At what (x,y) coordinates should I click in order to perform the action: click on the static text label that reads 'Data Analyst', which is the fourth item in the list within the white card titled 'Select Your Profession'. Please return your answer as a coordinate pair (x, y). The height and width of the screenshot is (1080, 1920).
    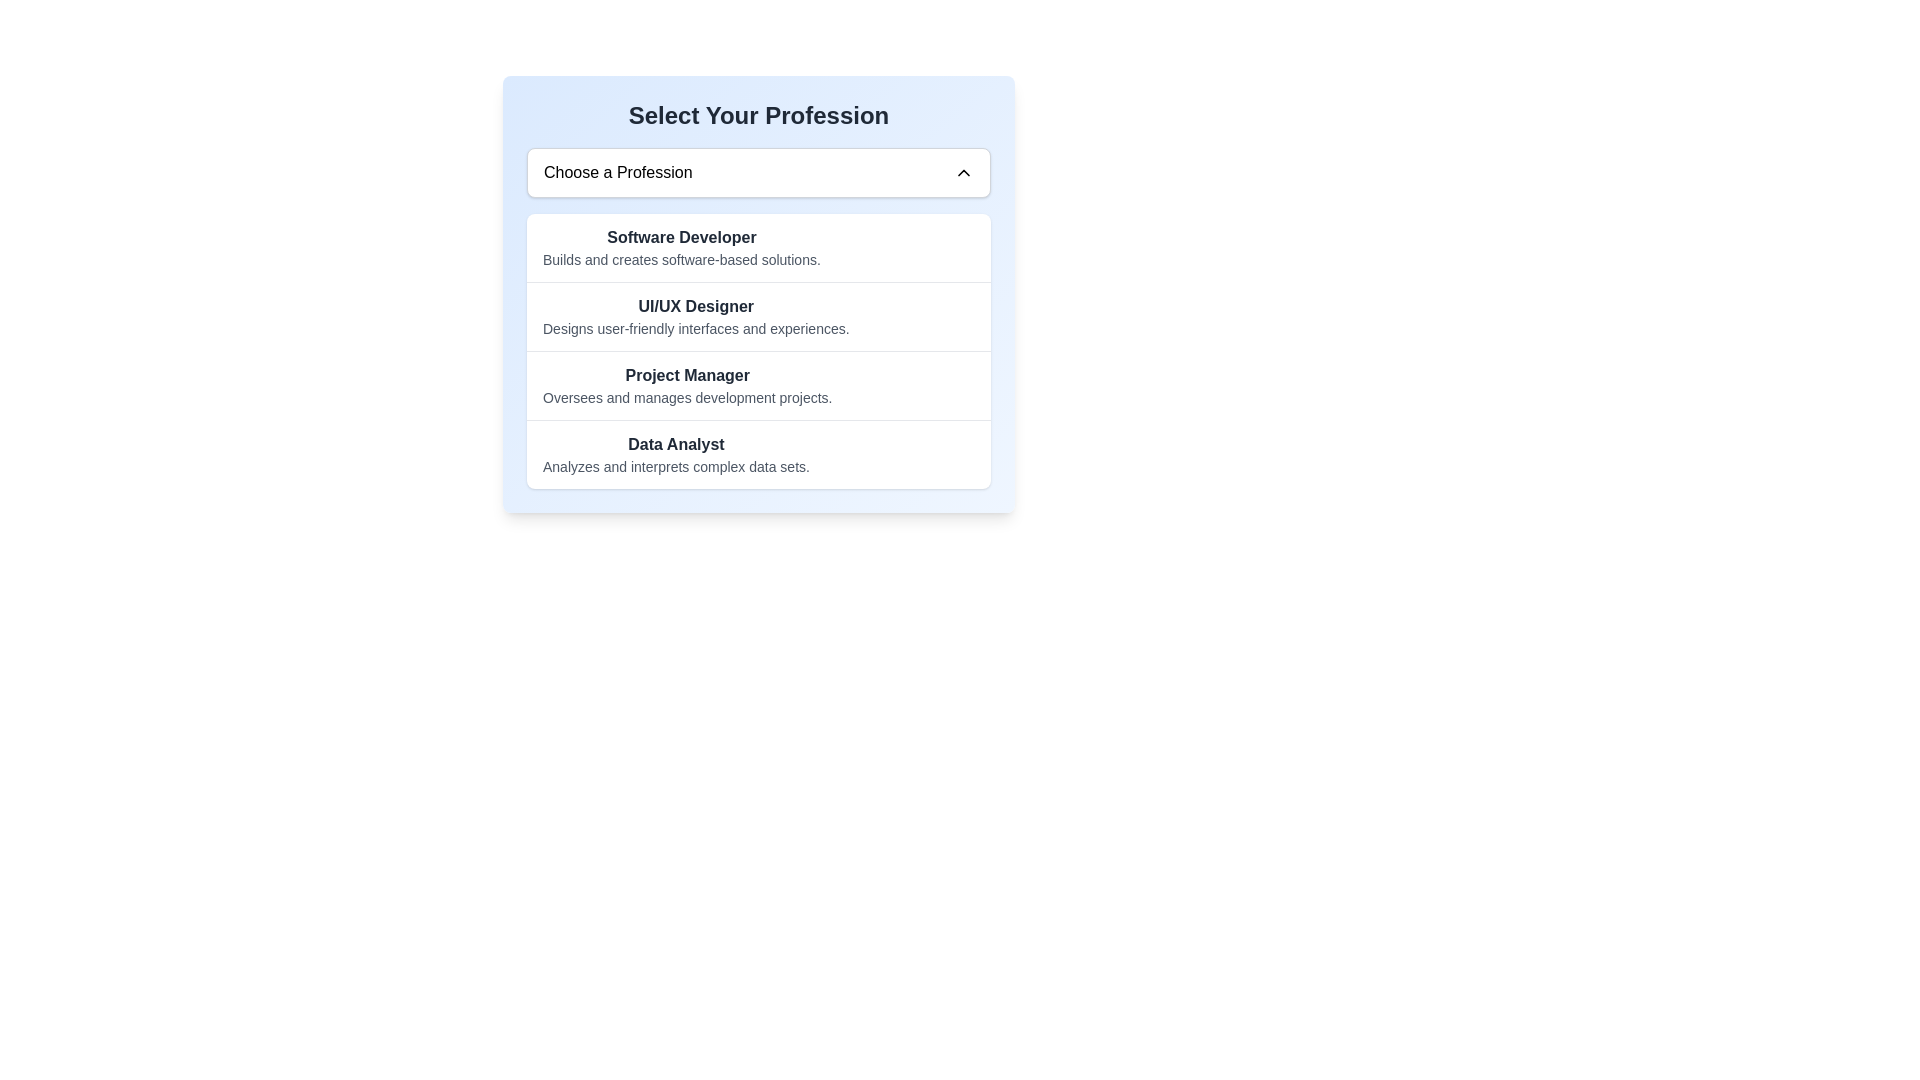
    Looking at the image, I should click on (757, 454).